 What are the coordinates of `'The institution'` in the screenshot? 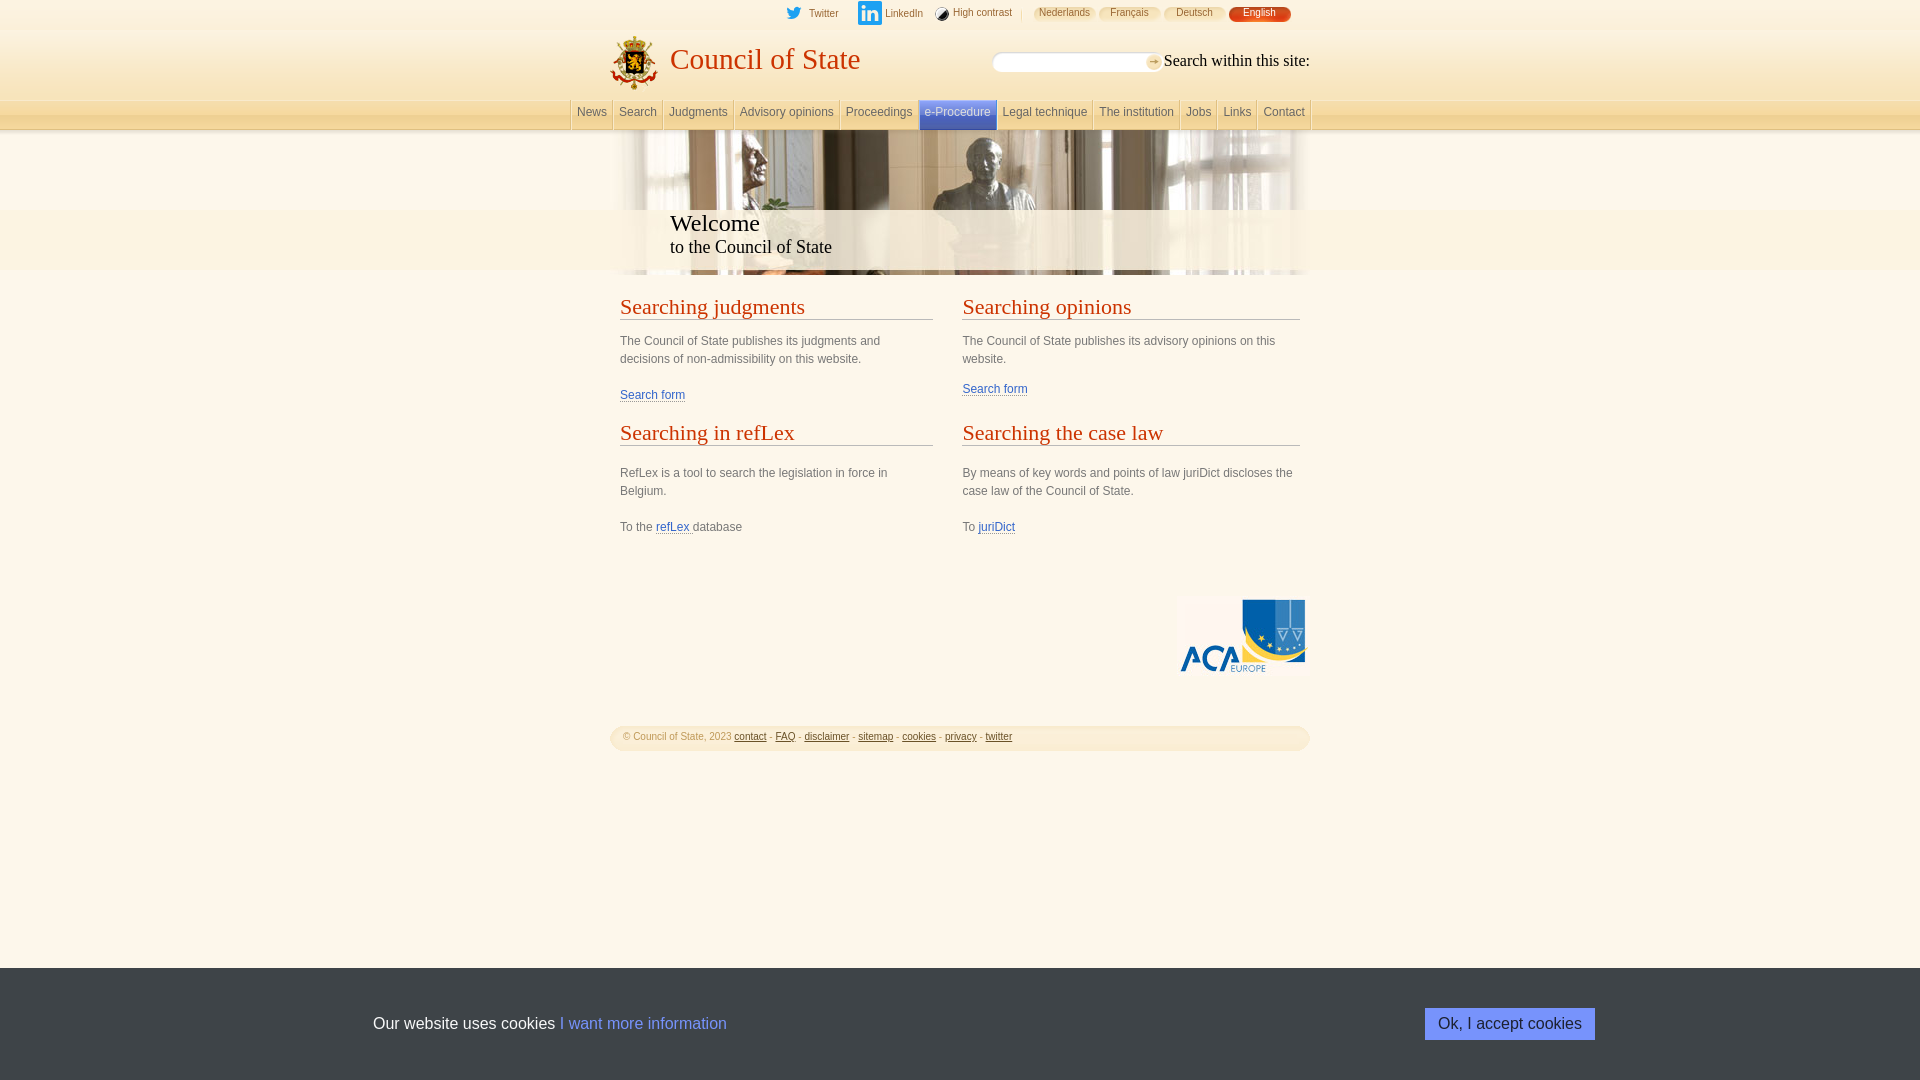 It's located at (1136, 117).